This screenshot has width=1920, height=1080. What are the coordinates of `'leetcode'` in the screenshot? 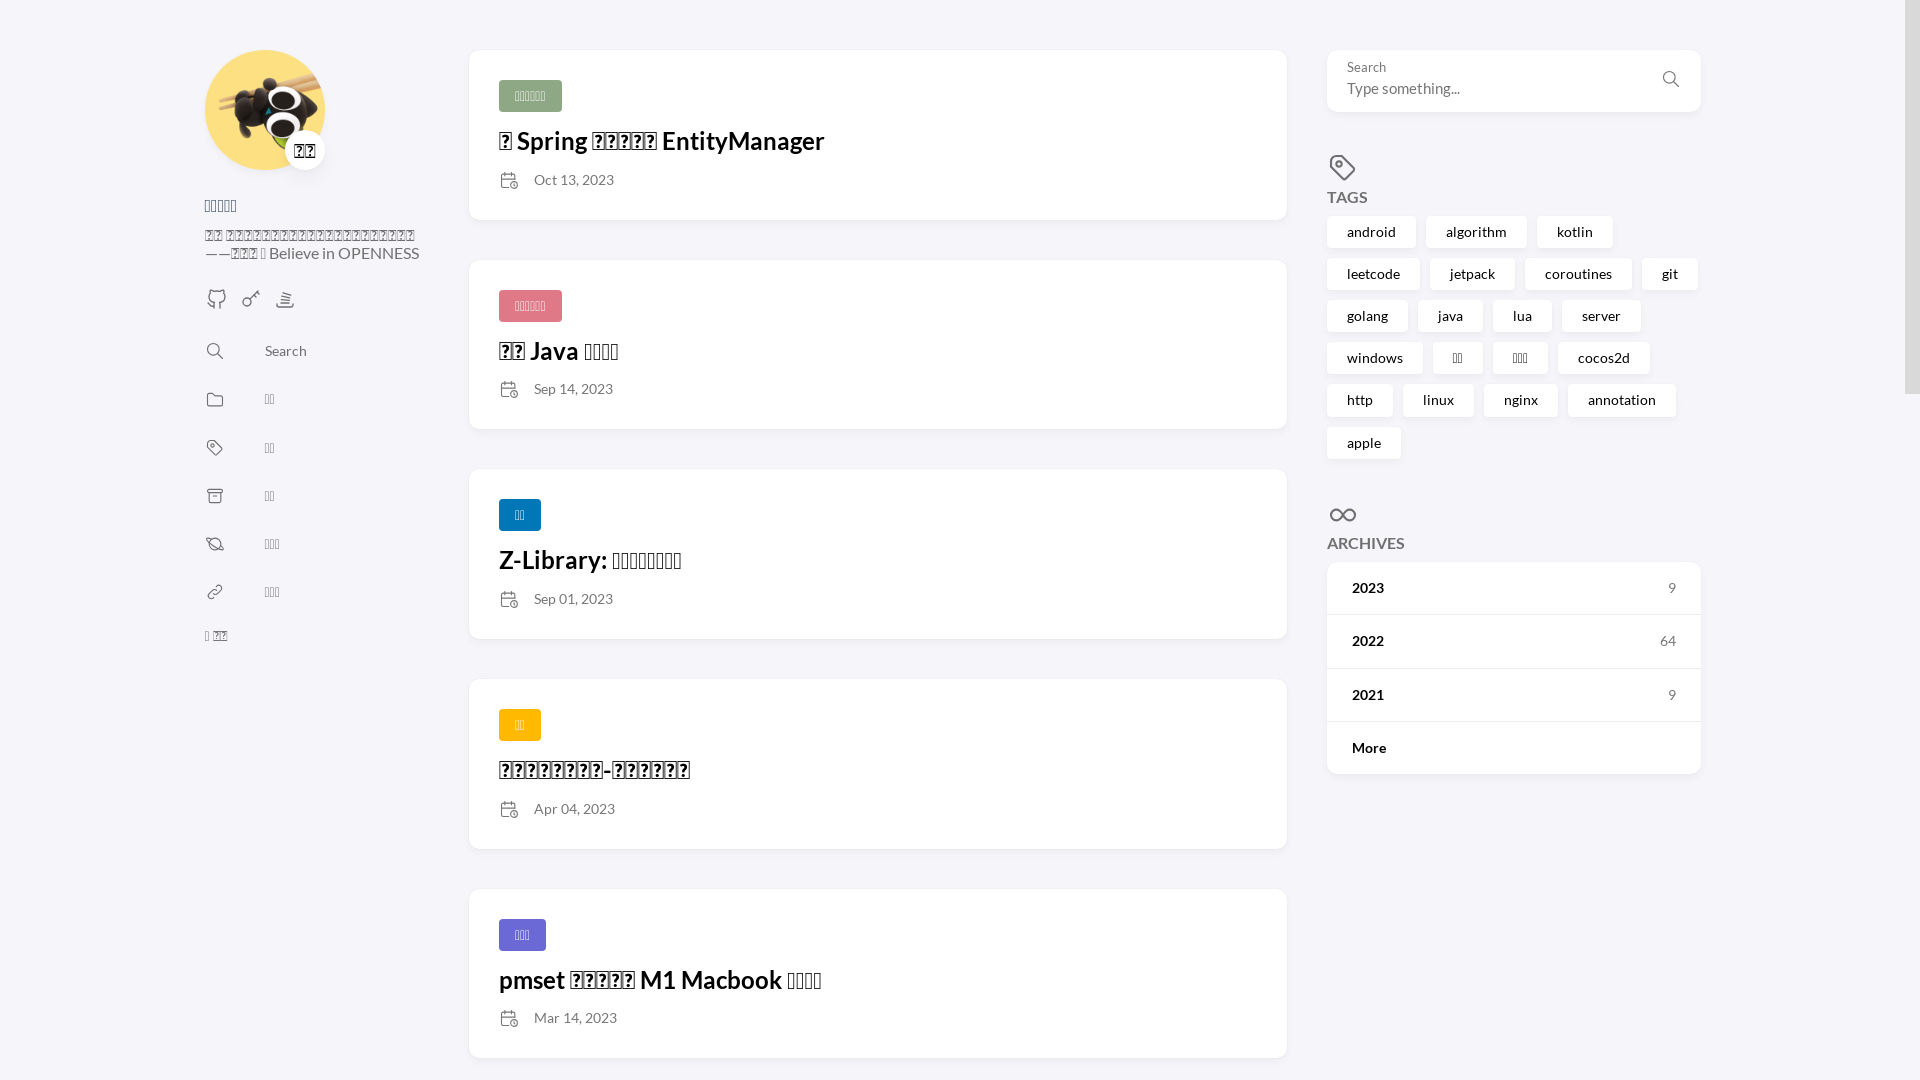 It's located at (1371, 273).